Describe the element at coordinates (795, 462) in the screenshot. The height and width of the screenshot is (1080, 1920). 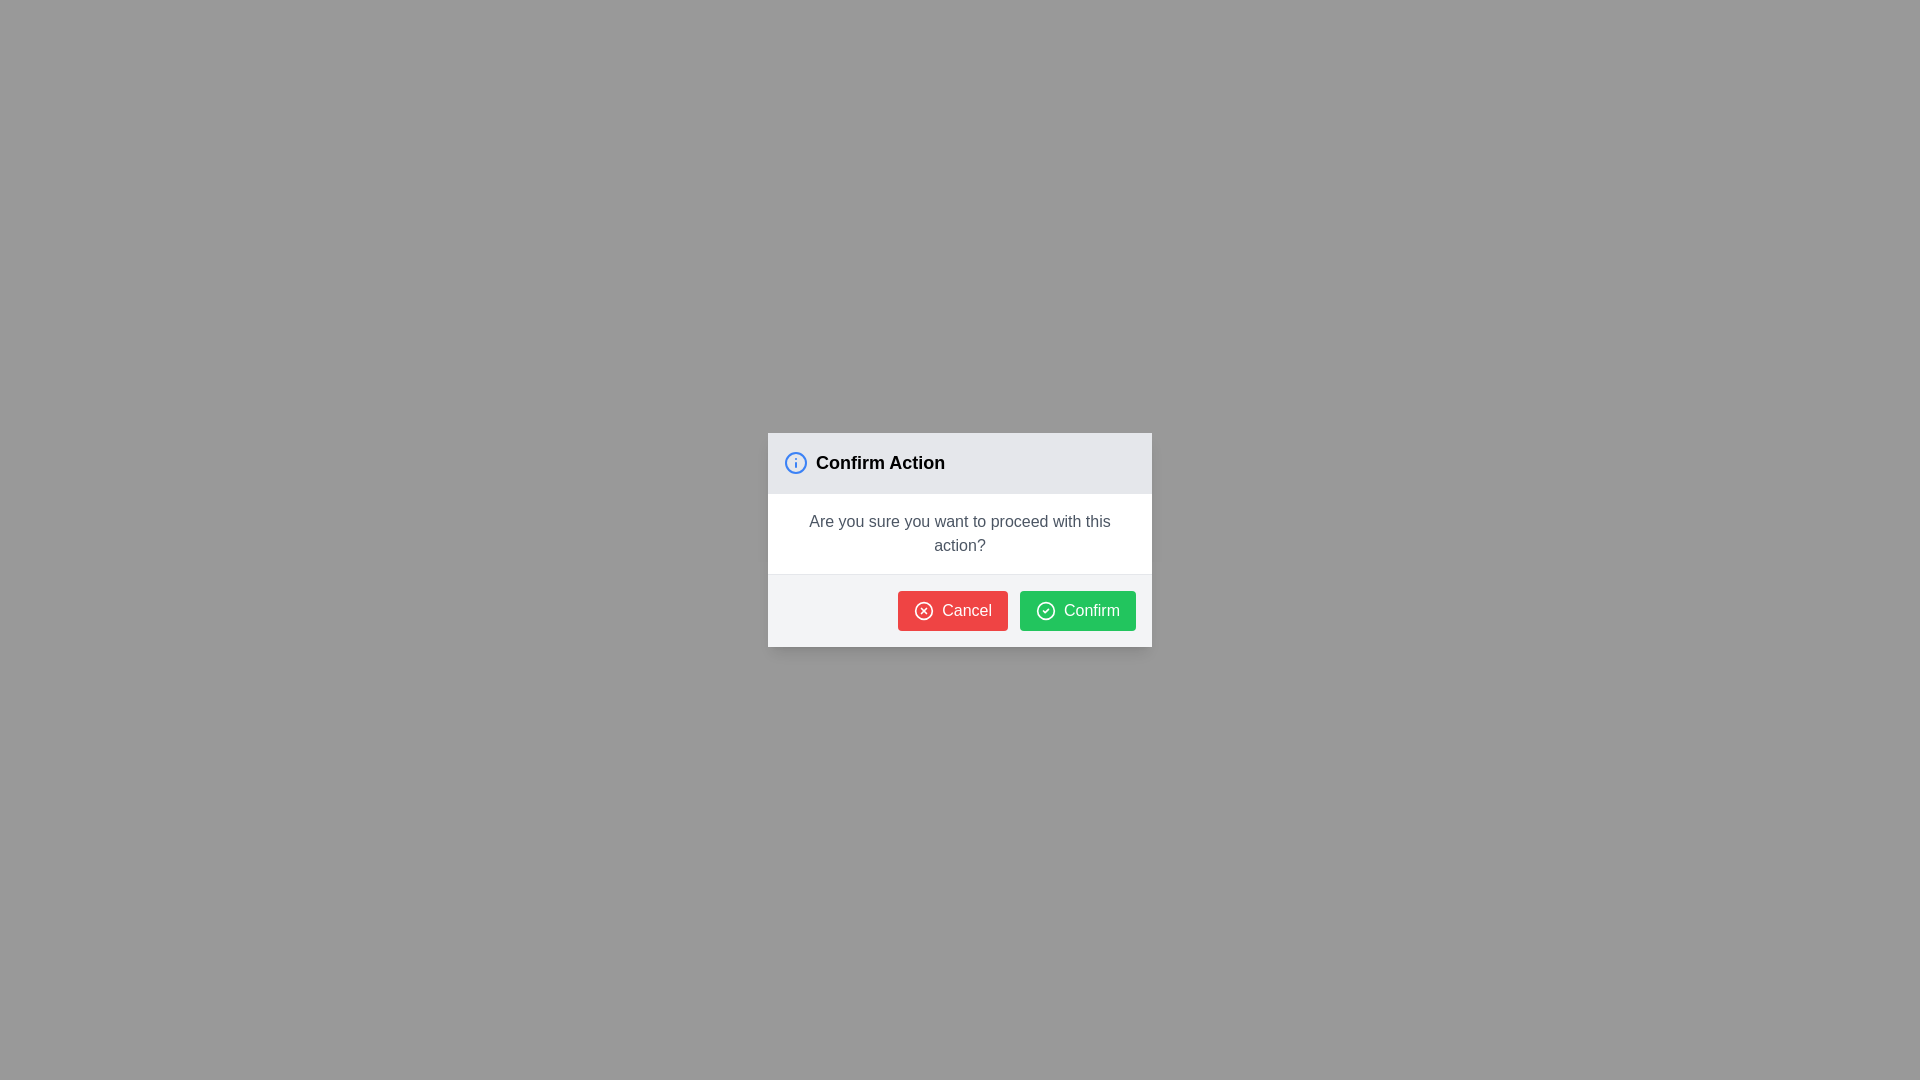
I see `the decorative circular shape within the informational icon, which is styled in blue and located in the top-left portion of the 'Confirm Action' dialog box` at that location.